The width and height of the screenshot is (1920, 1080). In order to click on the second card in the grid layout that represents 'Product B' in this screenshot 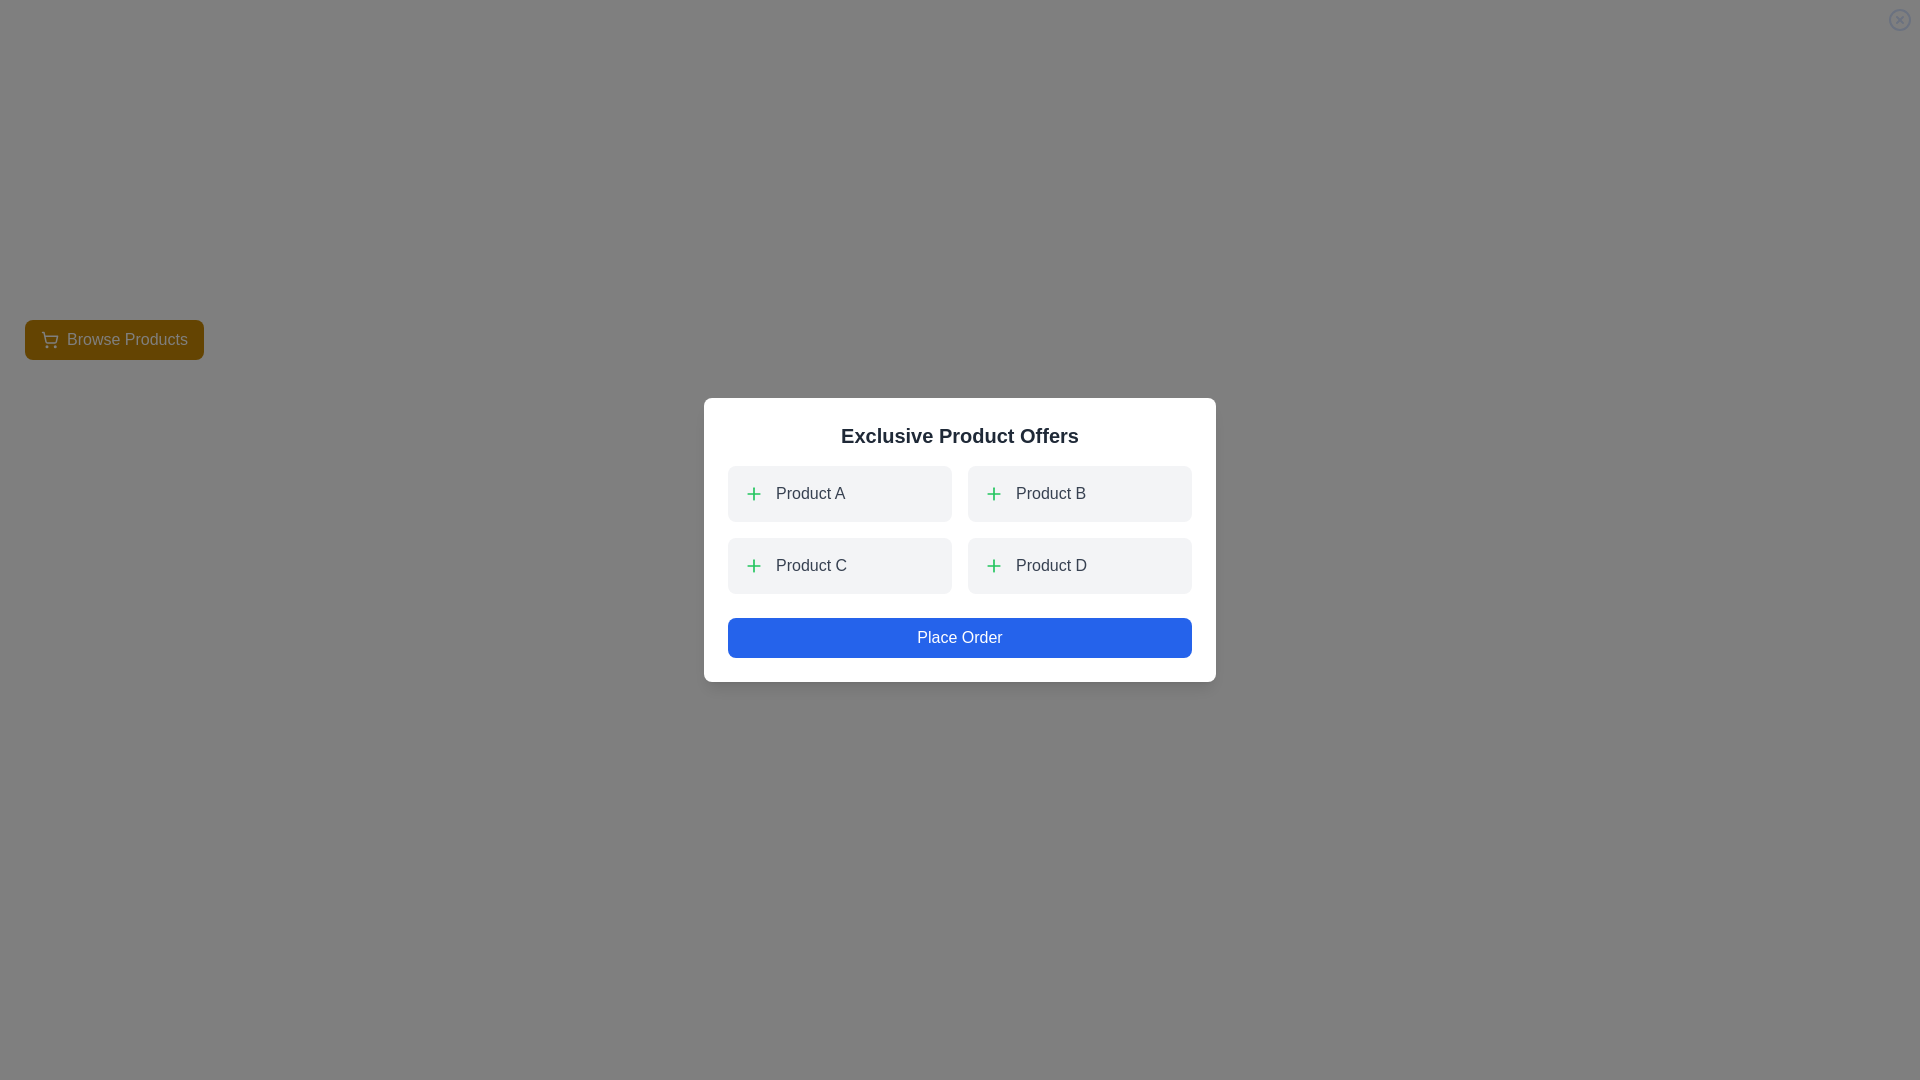, I will do `click(1079, 493)`.